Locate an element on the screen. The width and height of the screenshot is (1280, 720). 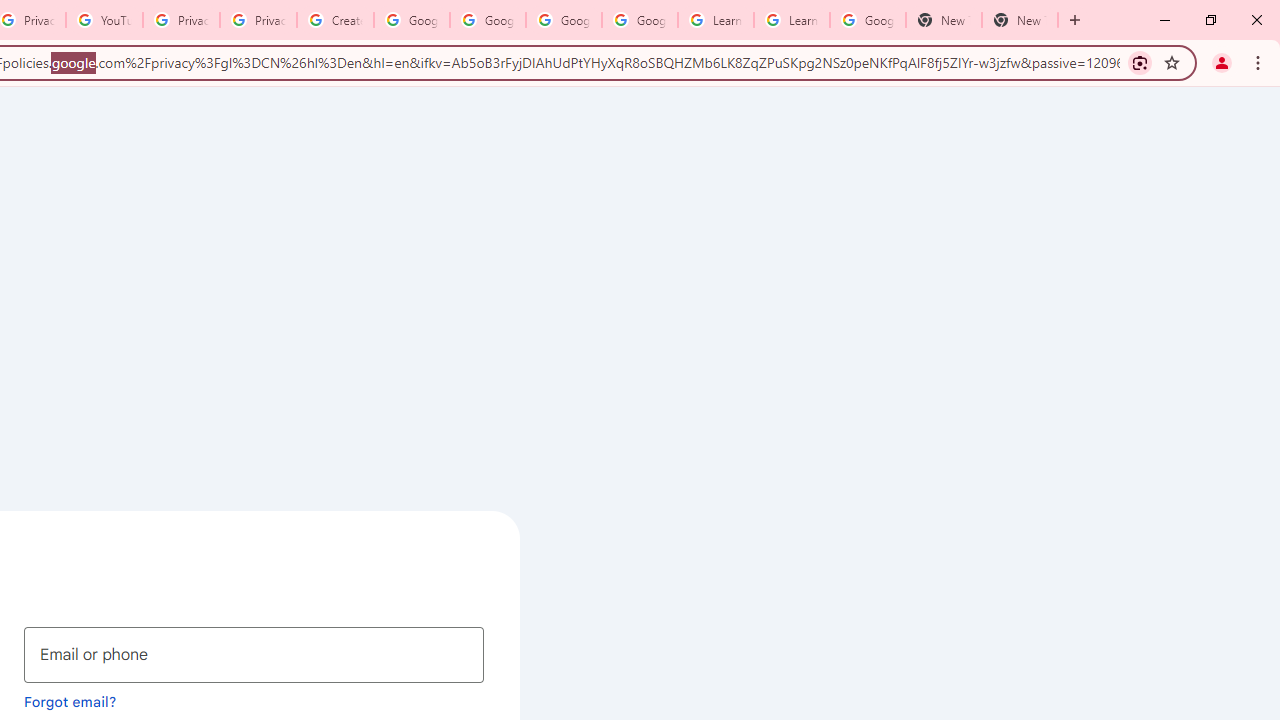
'Email or phone' is located at coordinates (253, 654).